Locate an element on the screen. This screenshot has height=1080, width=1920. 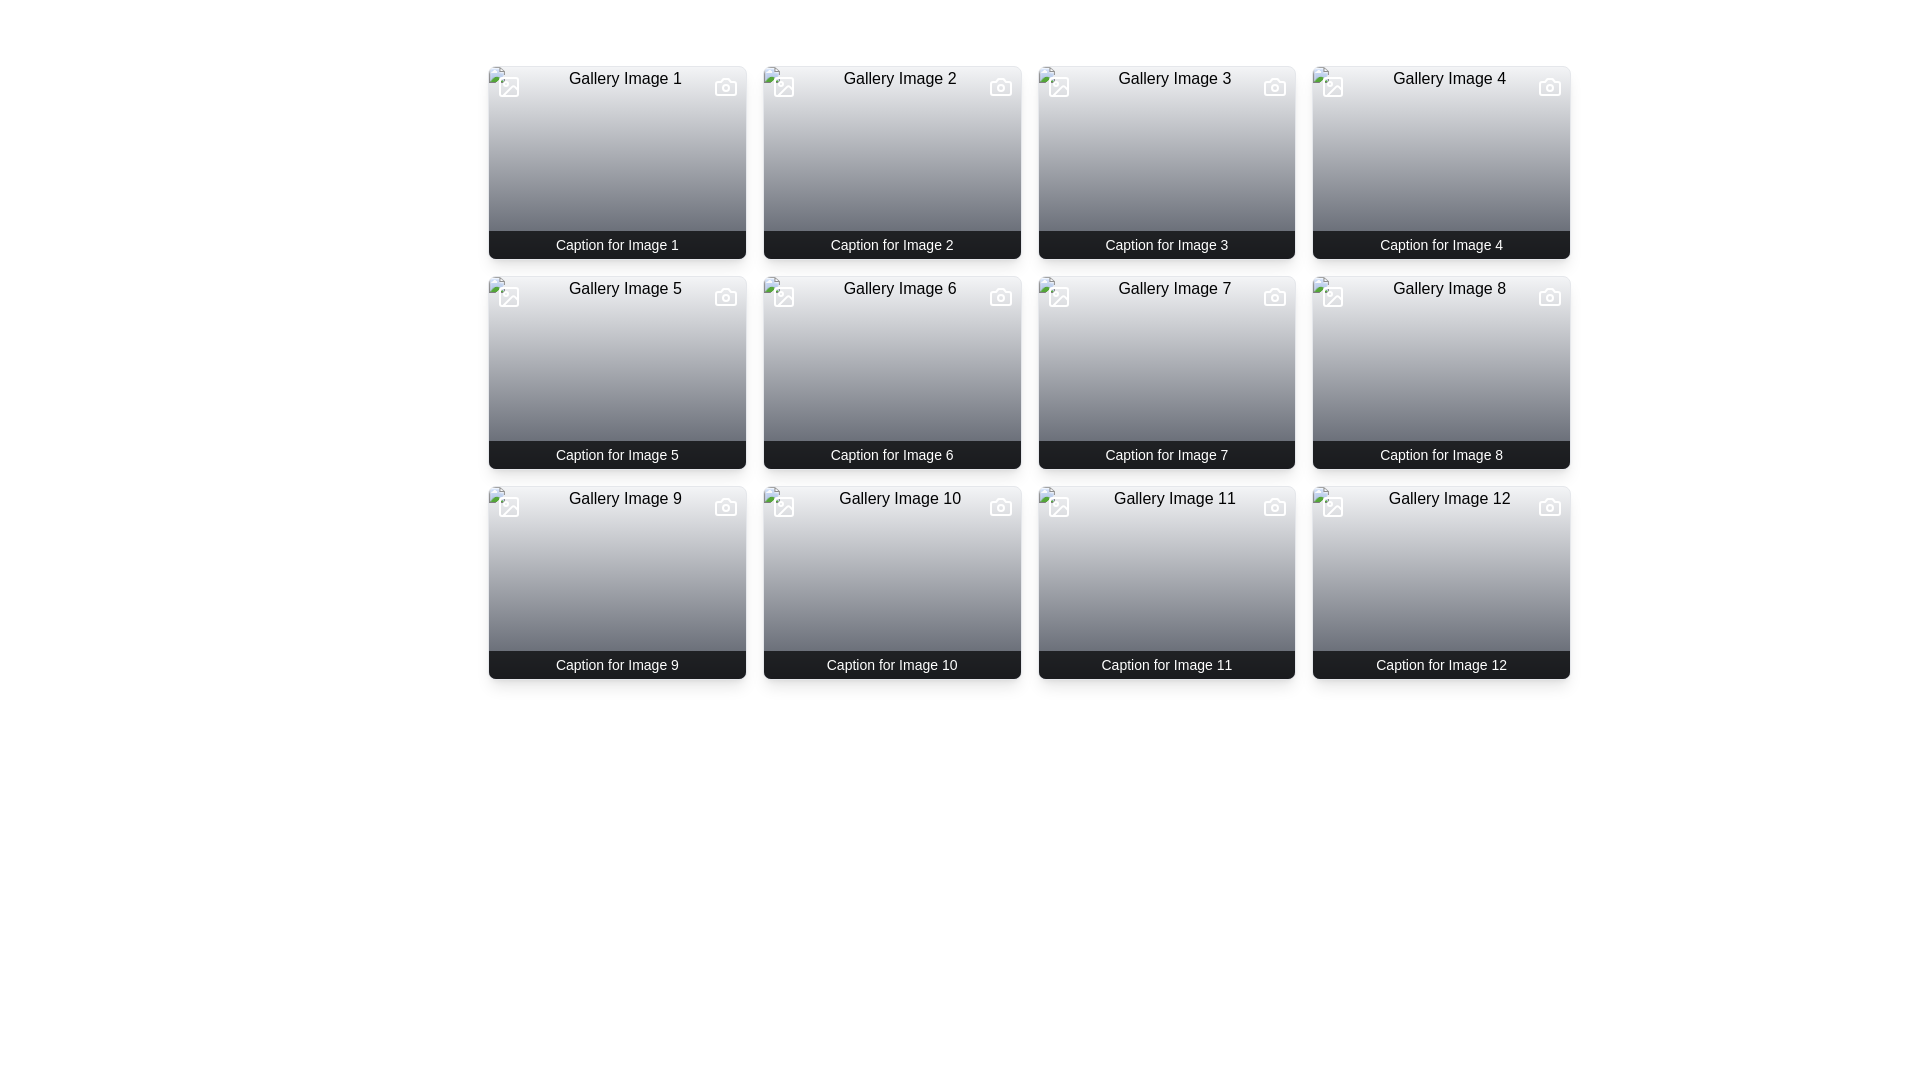
the Gallery Image Card located in the fourth row and third column of the grid is located at coordinates (1166, 582).